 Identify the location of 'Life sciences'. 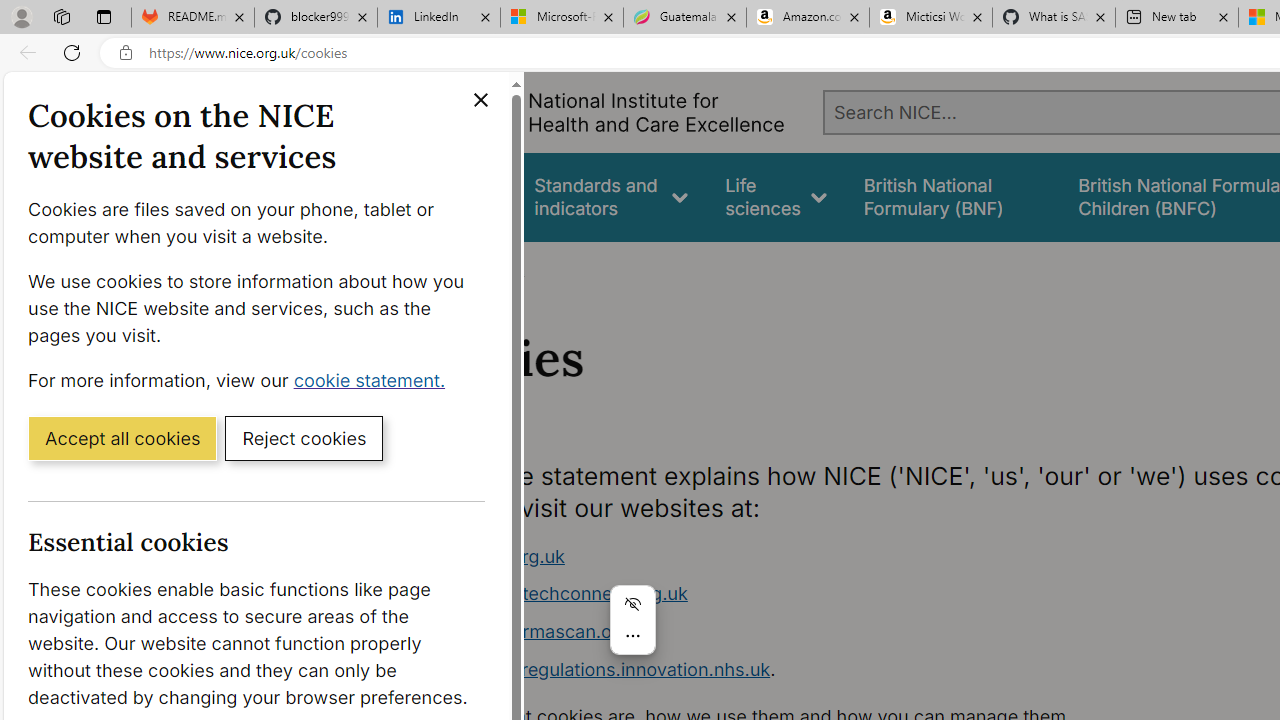
(775, 197).